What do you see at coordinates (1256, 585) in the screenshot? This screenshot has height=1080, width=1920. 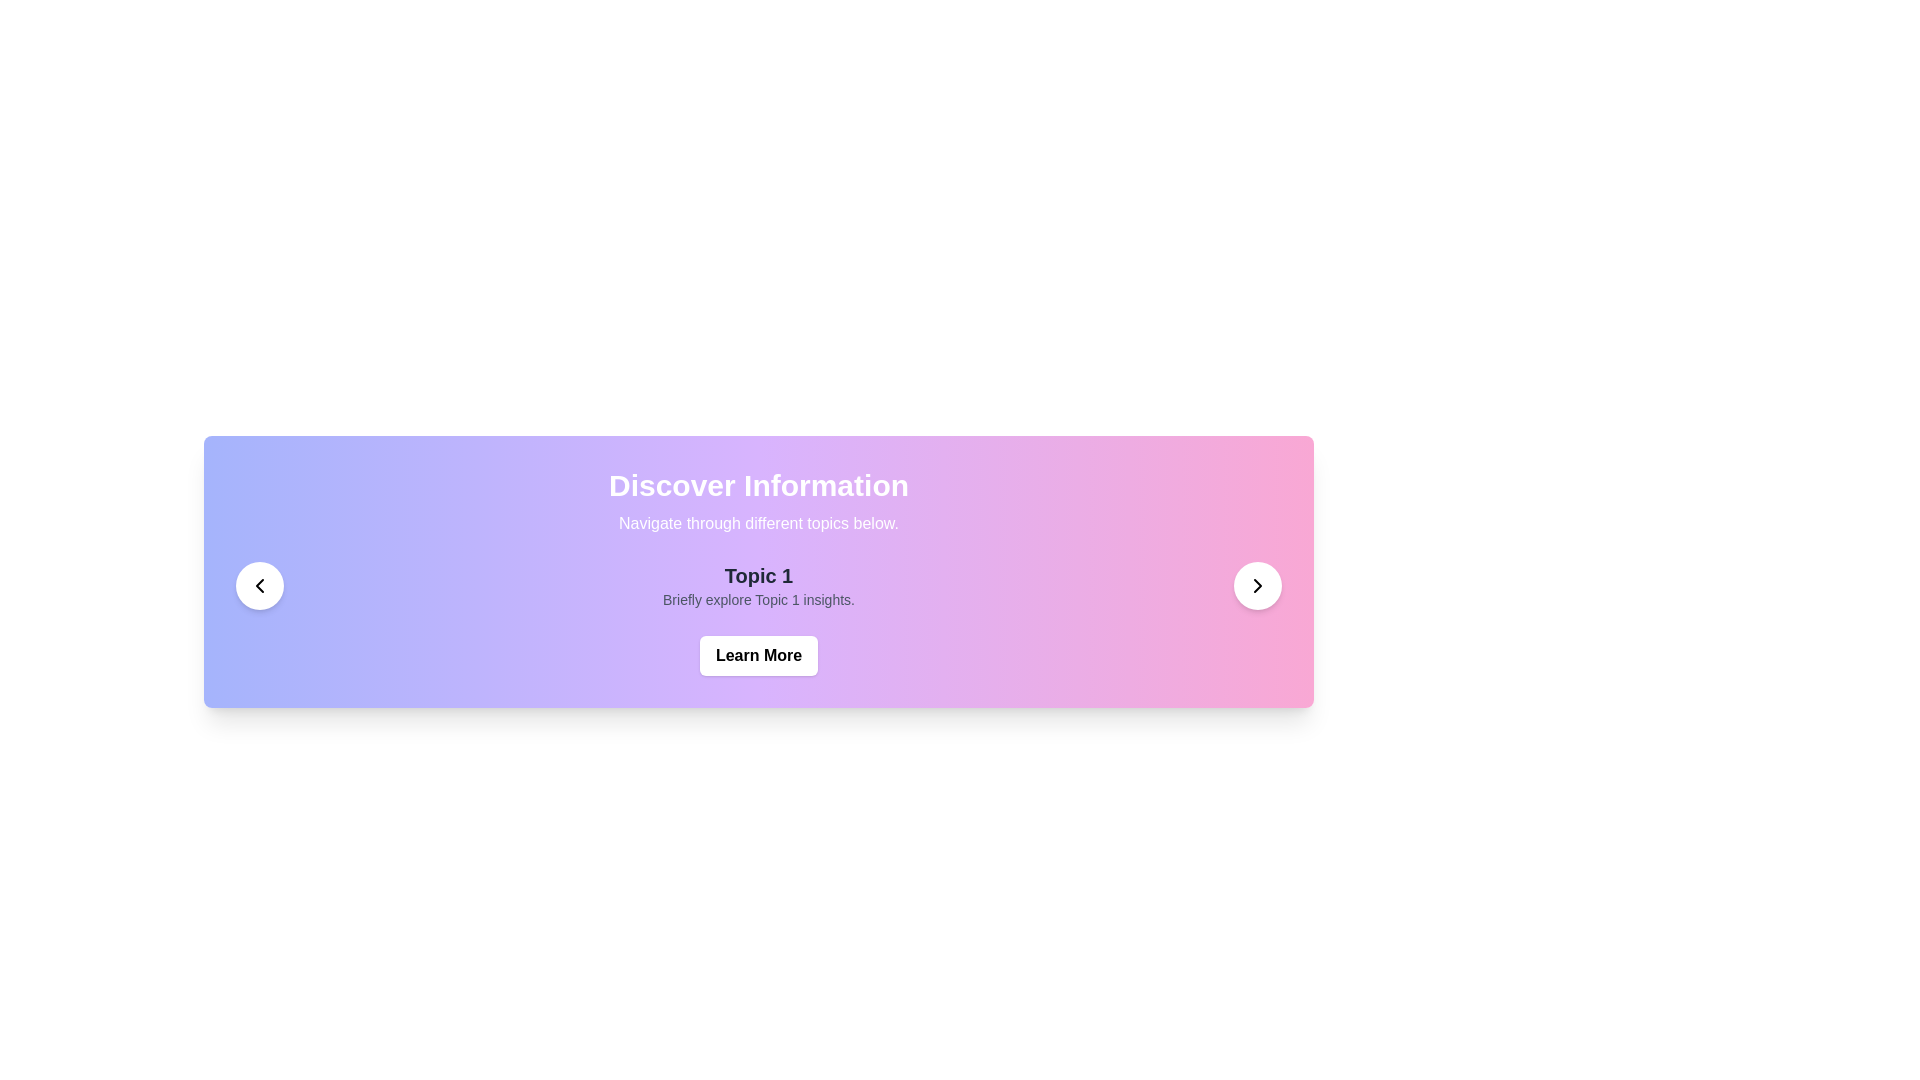 I see `the rightward-pointing arrow SVG icon located within the circular button on the right side of the card` at bounding box center [1256, 585].